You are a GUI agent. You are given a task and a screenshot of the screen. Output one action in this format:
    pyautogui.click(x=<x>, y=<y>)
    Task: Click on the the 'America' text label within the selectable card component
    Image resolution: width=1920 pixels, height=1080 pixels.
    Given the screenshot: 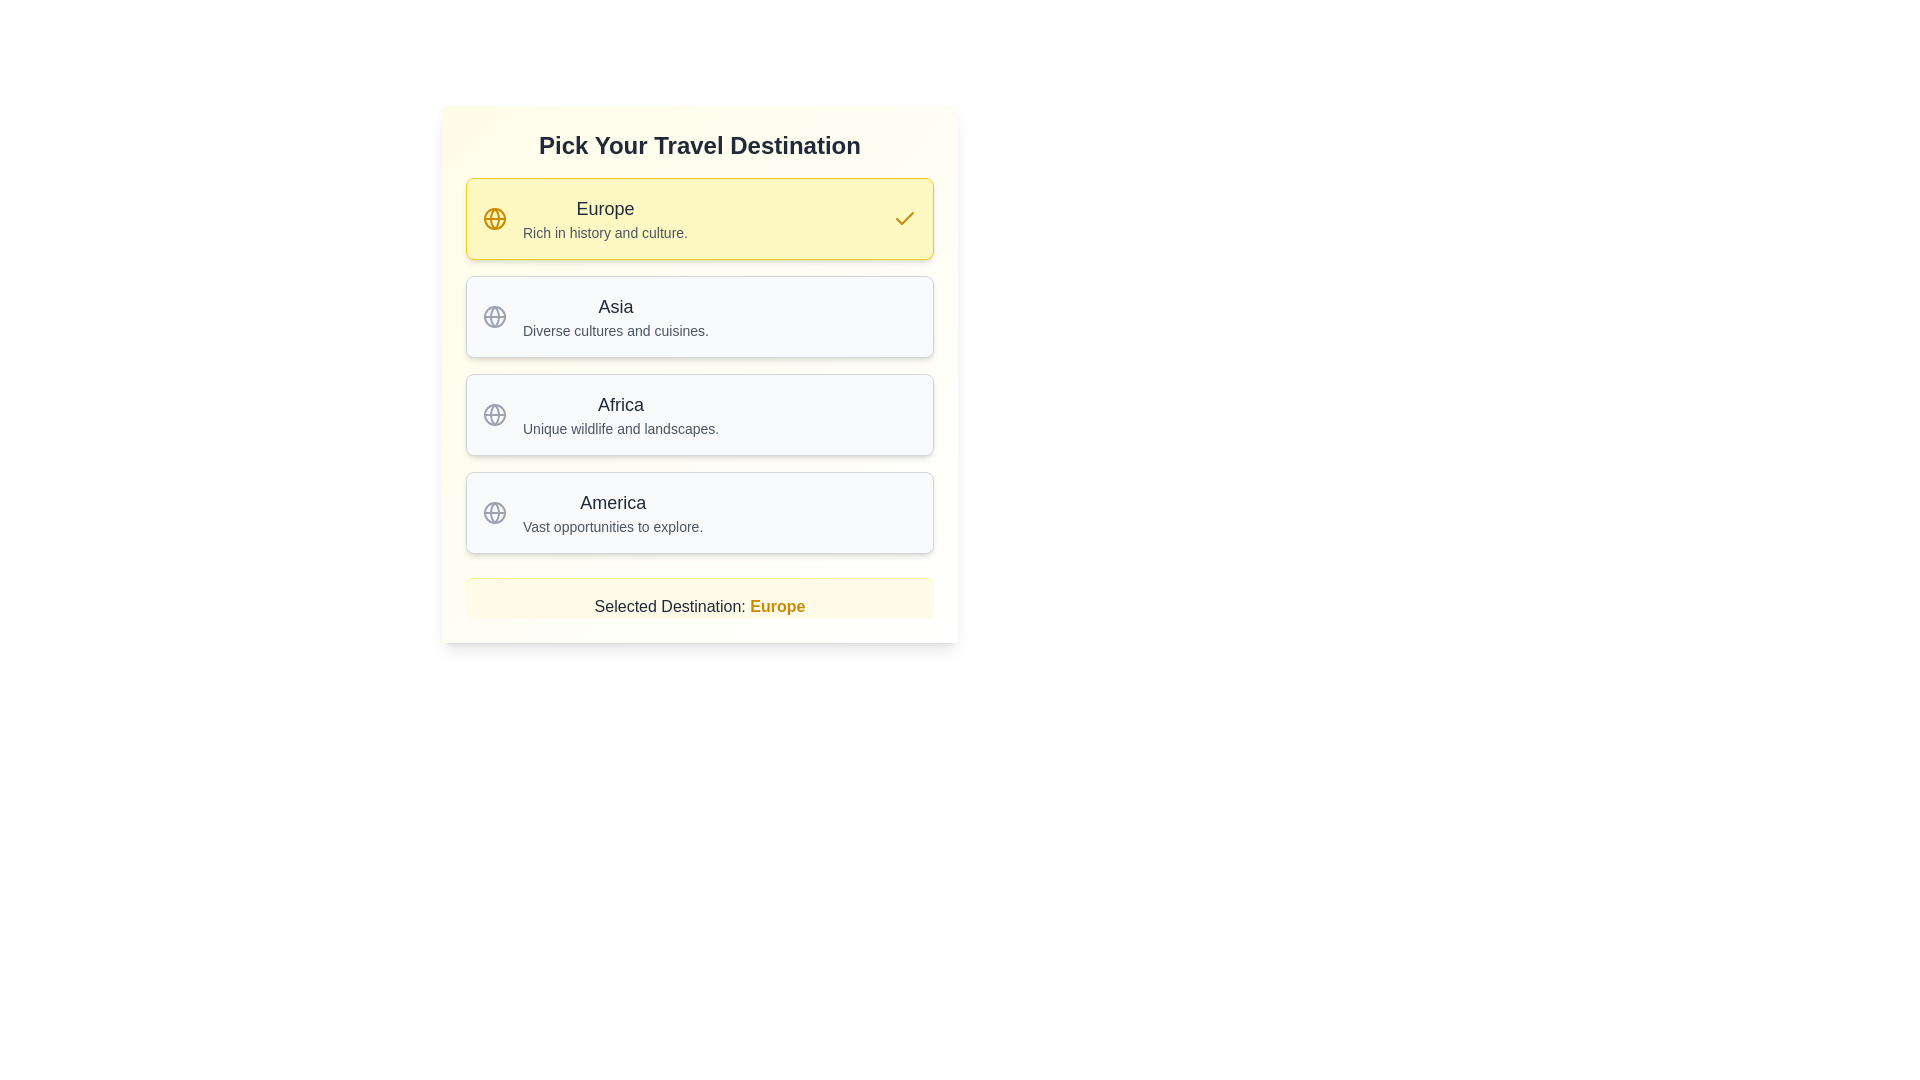 What is the action you would take?
    pyautogui.click(x=612, y=512)
    